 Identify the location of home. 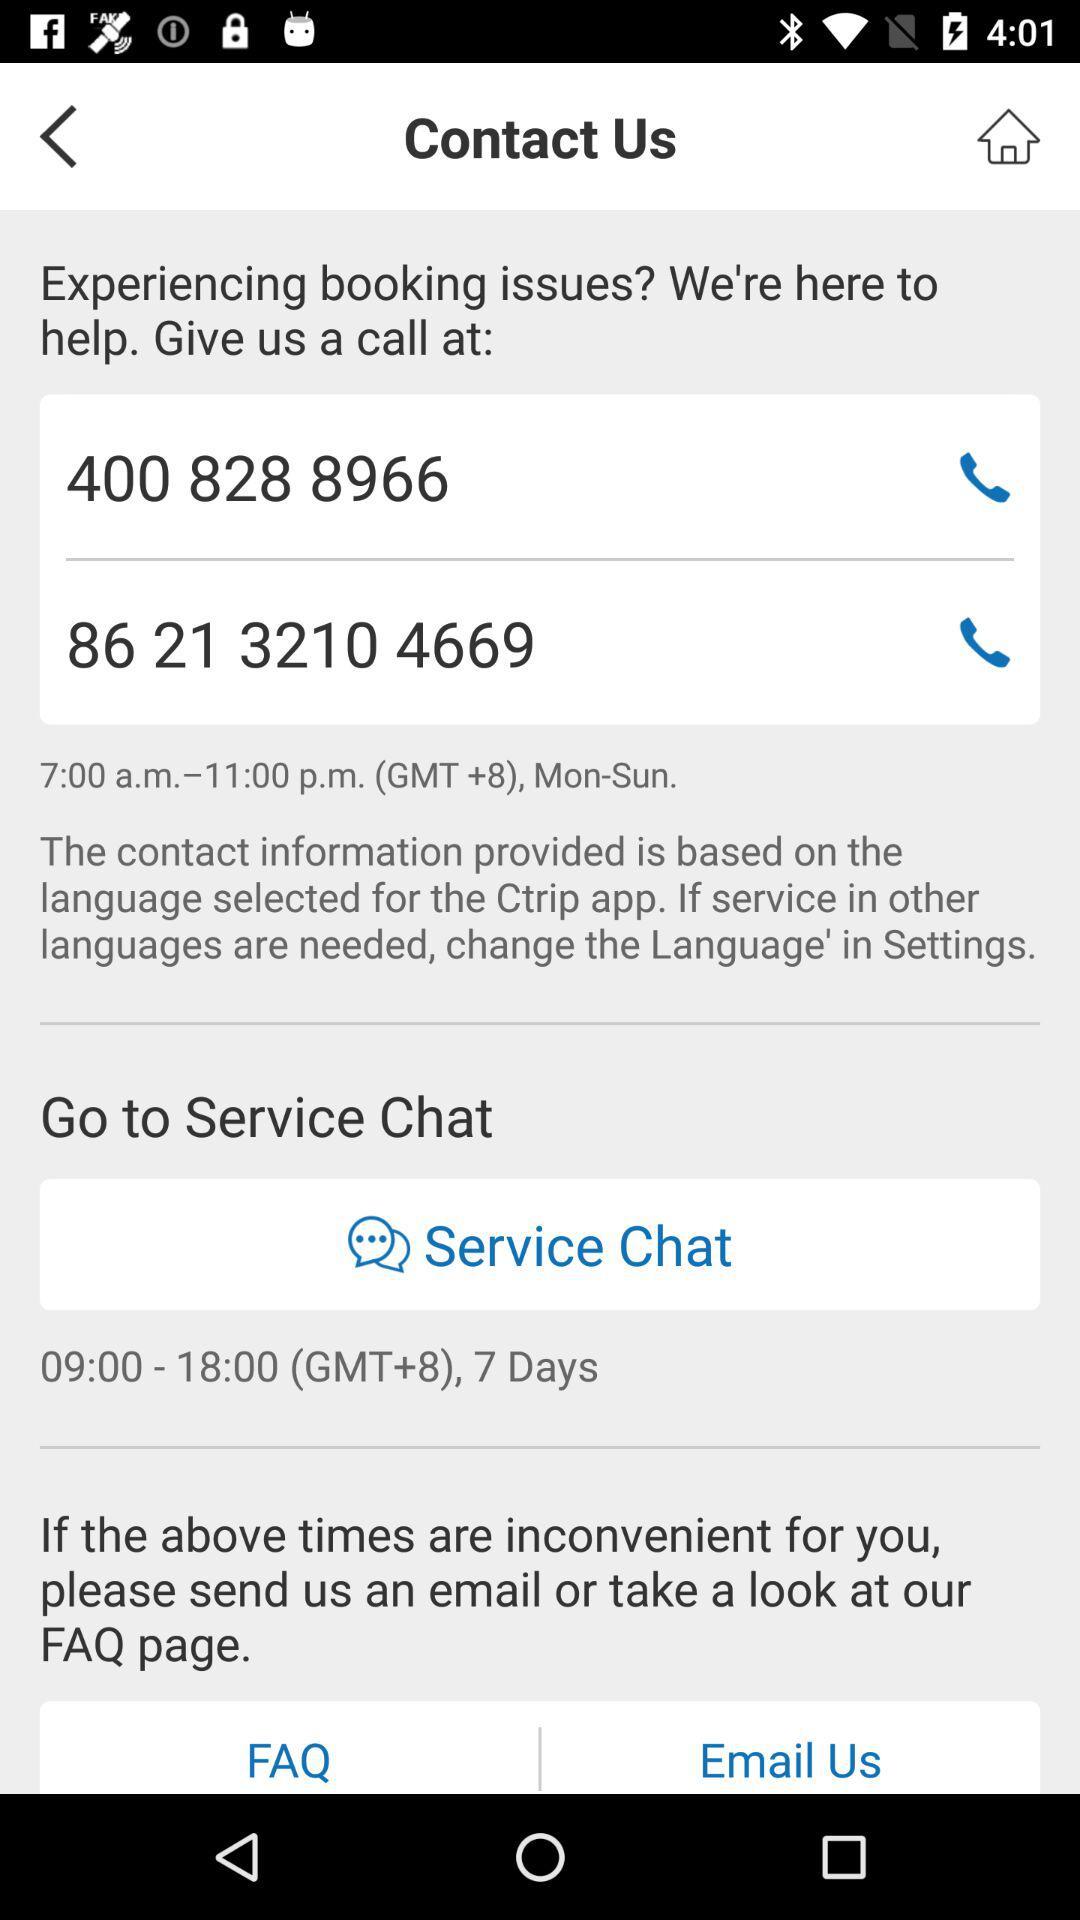
(1008, 135).